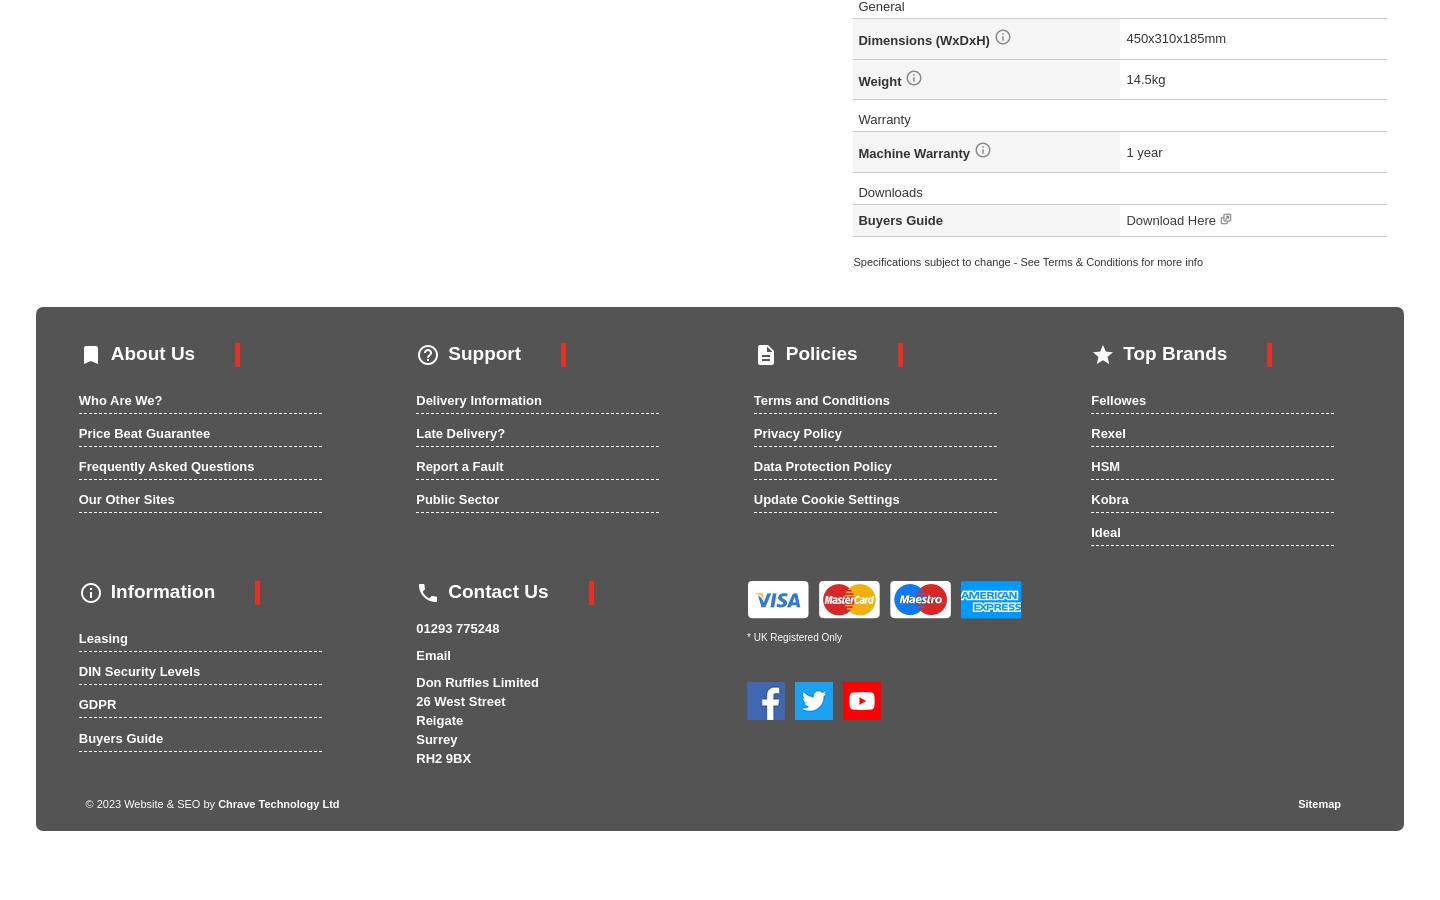 The height and width of the screenshot is (900, 1440). What do you see at coordinates (1145, 77) in the screenshot?
I see `'14.5kg'` at bounding box center [1145, 77].